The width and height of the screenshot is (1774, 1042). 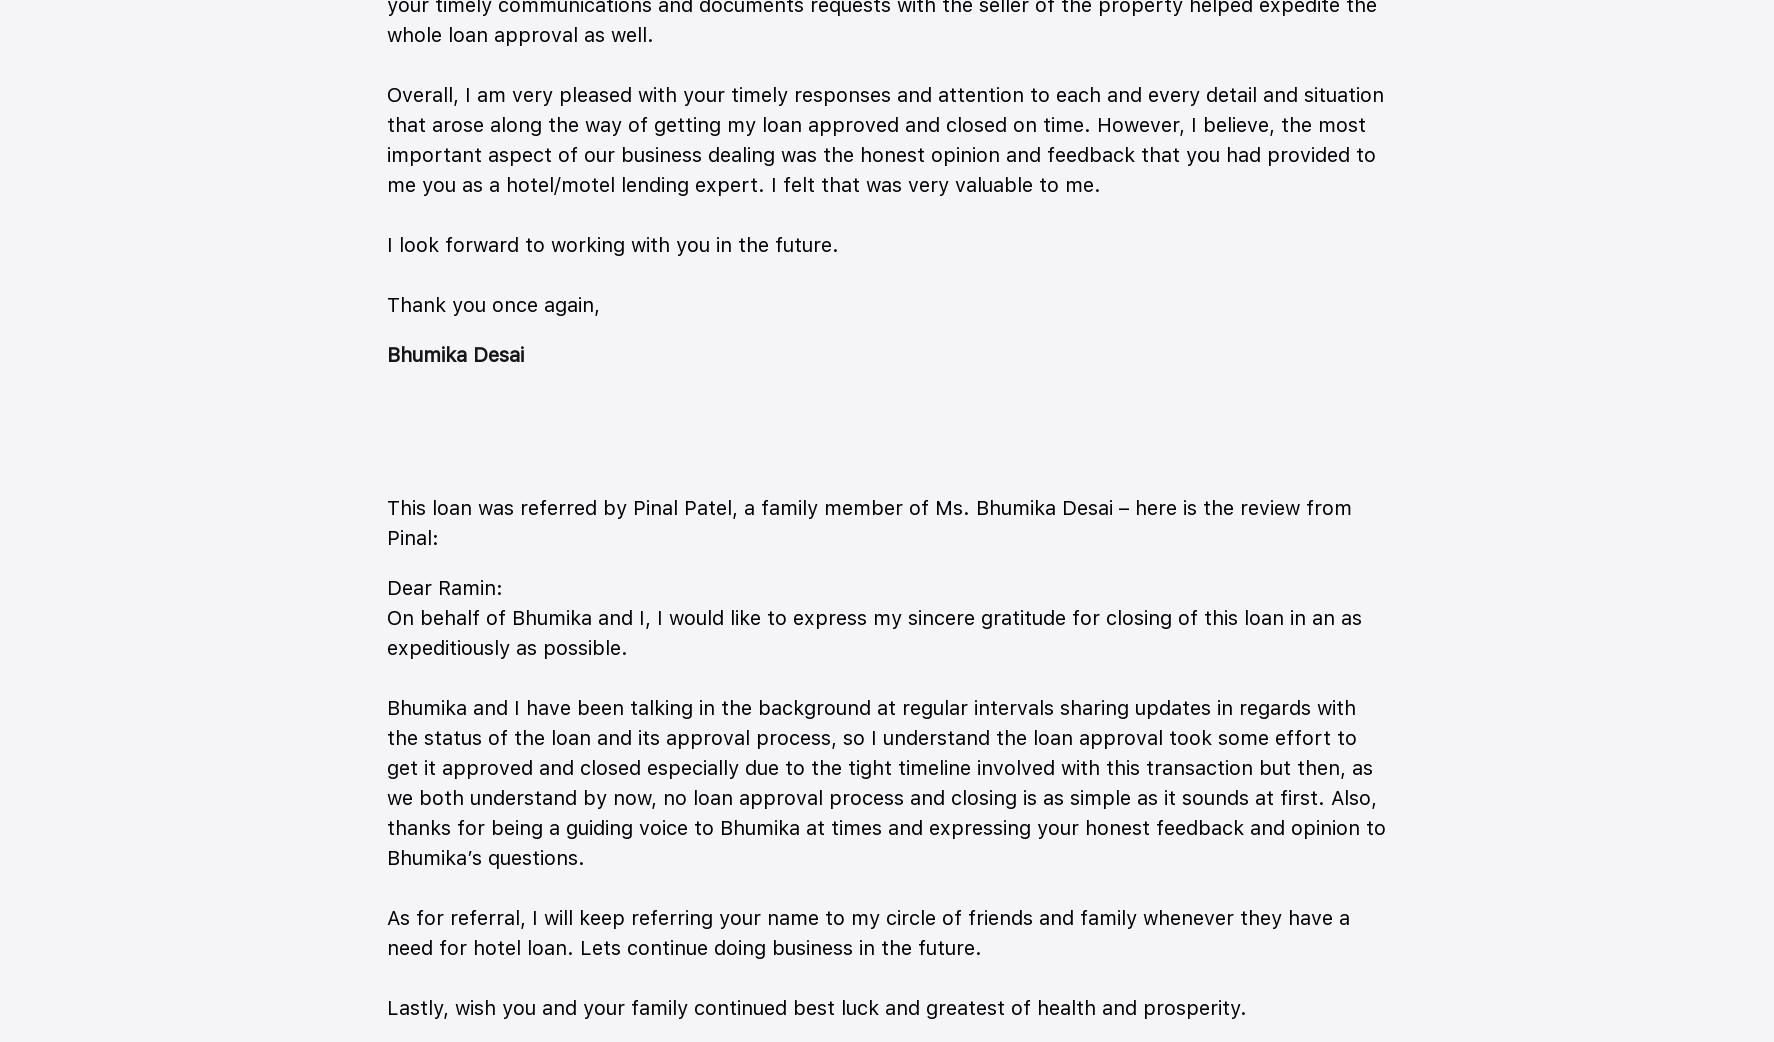 I want to click on 'As for referral, I will keep referring your name to my circle of friends and family whenever they have a need for hotel loan. Lets continue doing business in the future.', so click(x=868, y=932).